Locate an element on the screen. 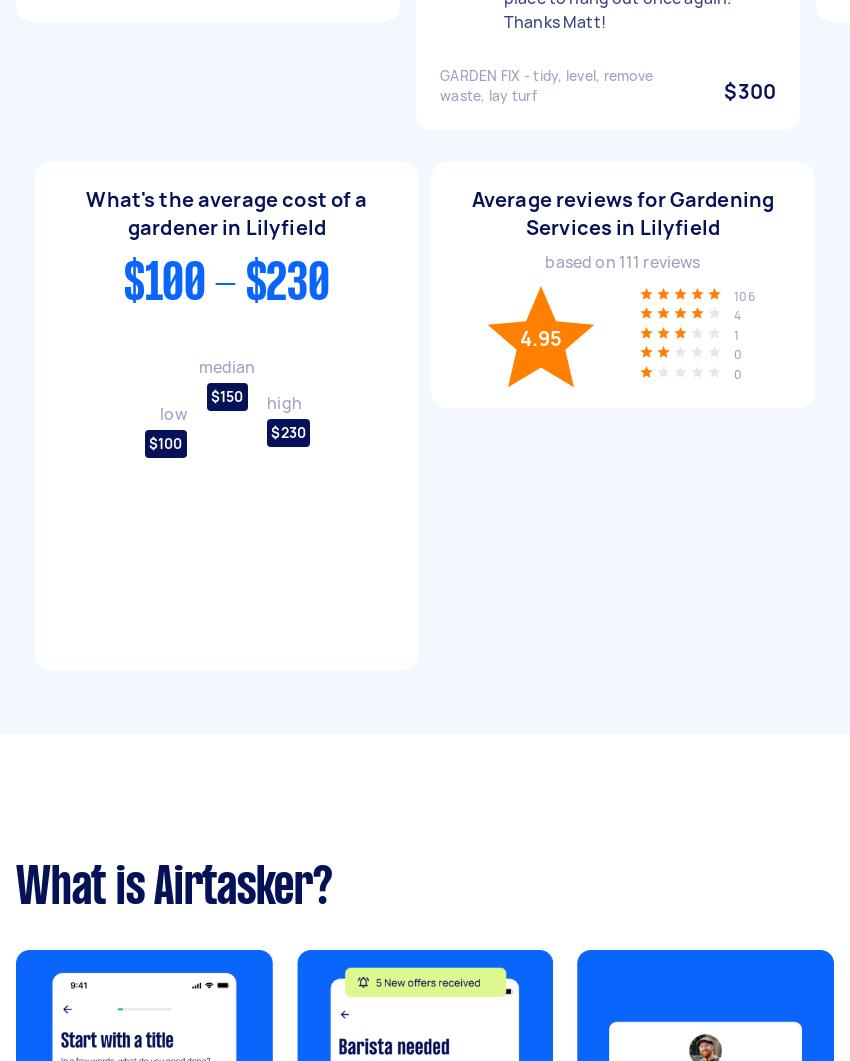 The width and height of the screenshot is (850, 1061). '$100' is located at coordinates (164, 442).